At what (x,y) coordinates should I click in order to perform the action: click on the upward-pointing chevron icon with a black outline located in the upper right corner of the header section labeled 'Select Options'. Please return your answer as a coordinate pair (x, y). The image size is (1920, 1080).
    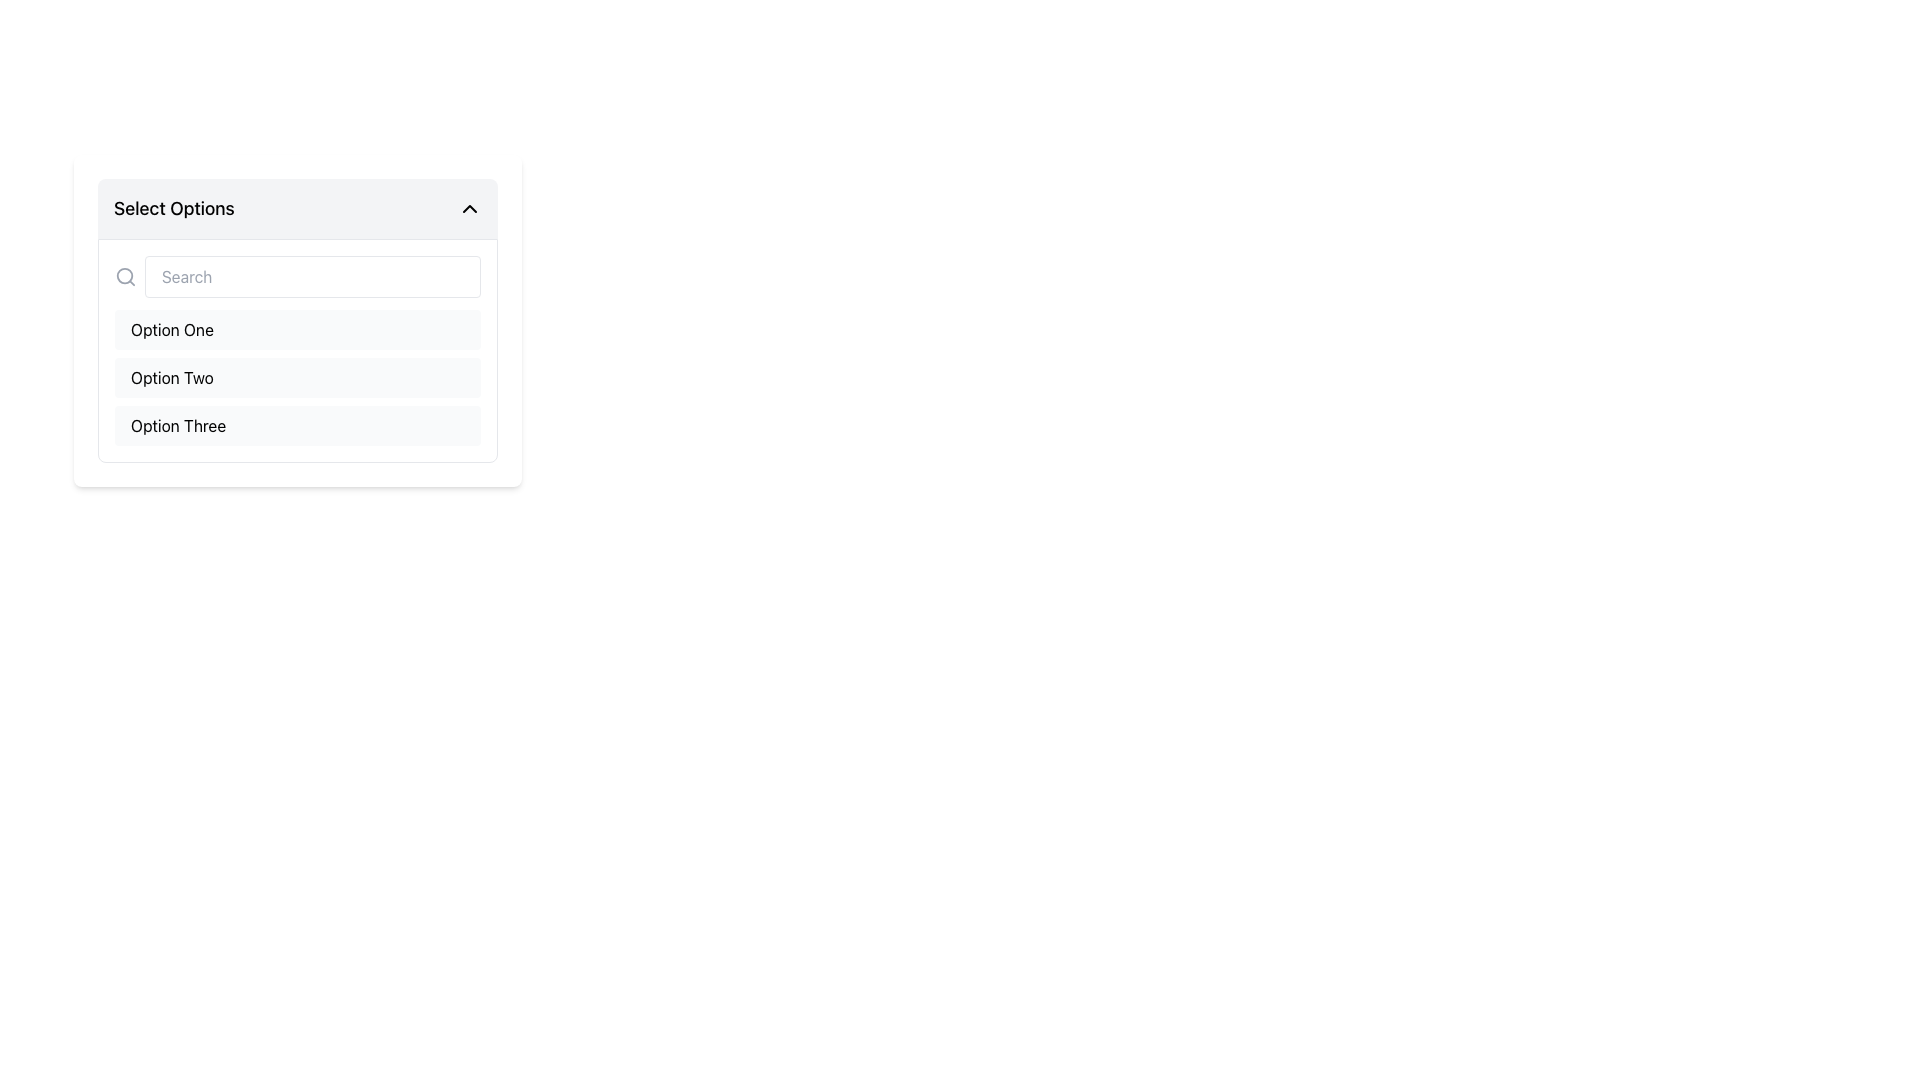
    Looking at the image, I should click on (469, 208).